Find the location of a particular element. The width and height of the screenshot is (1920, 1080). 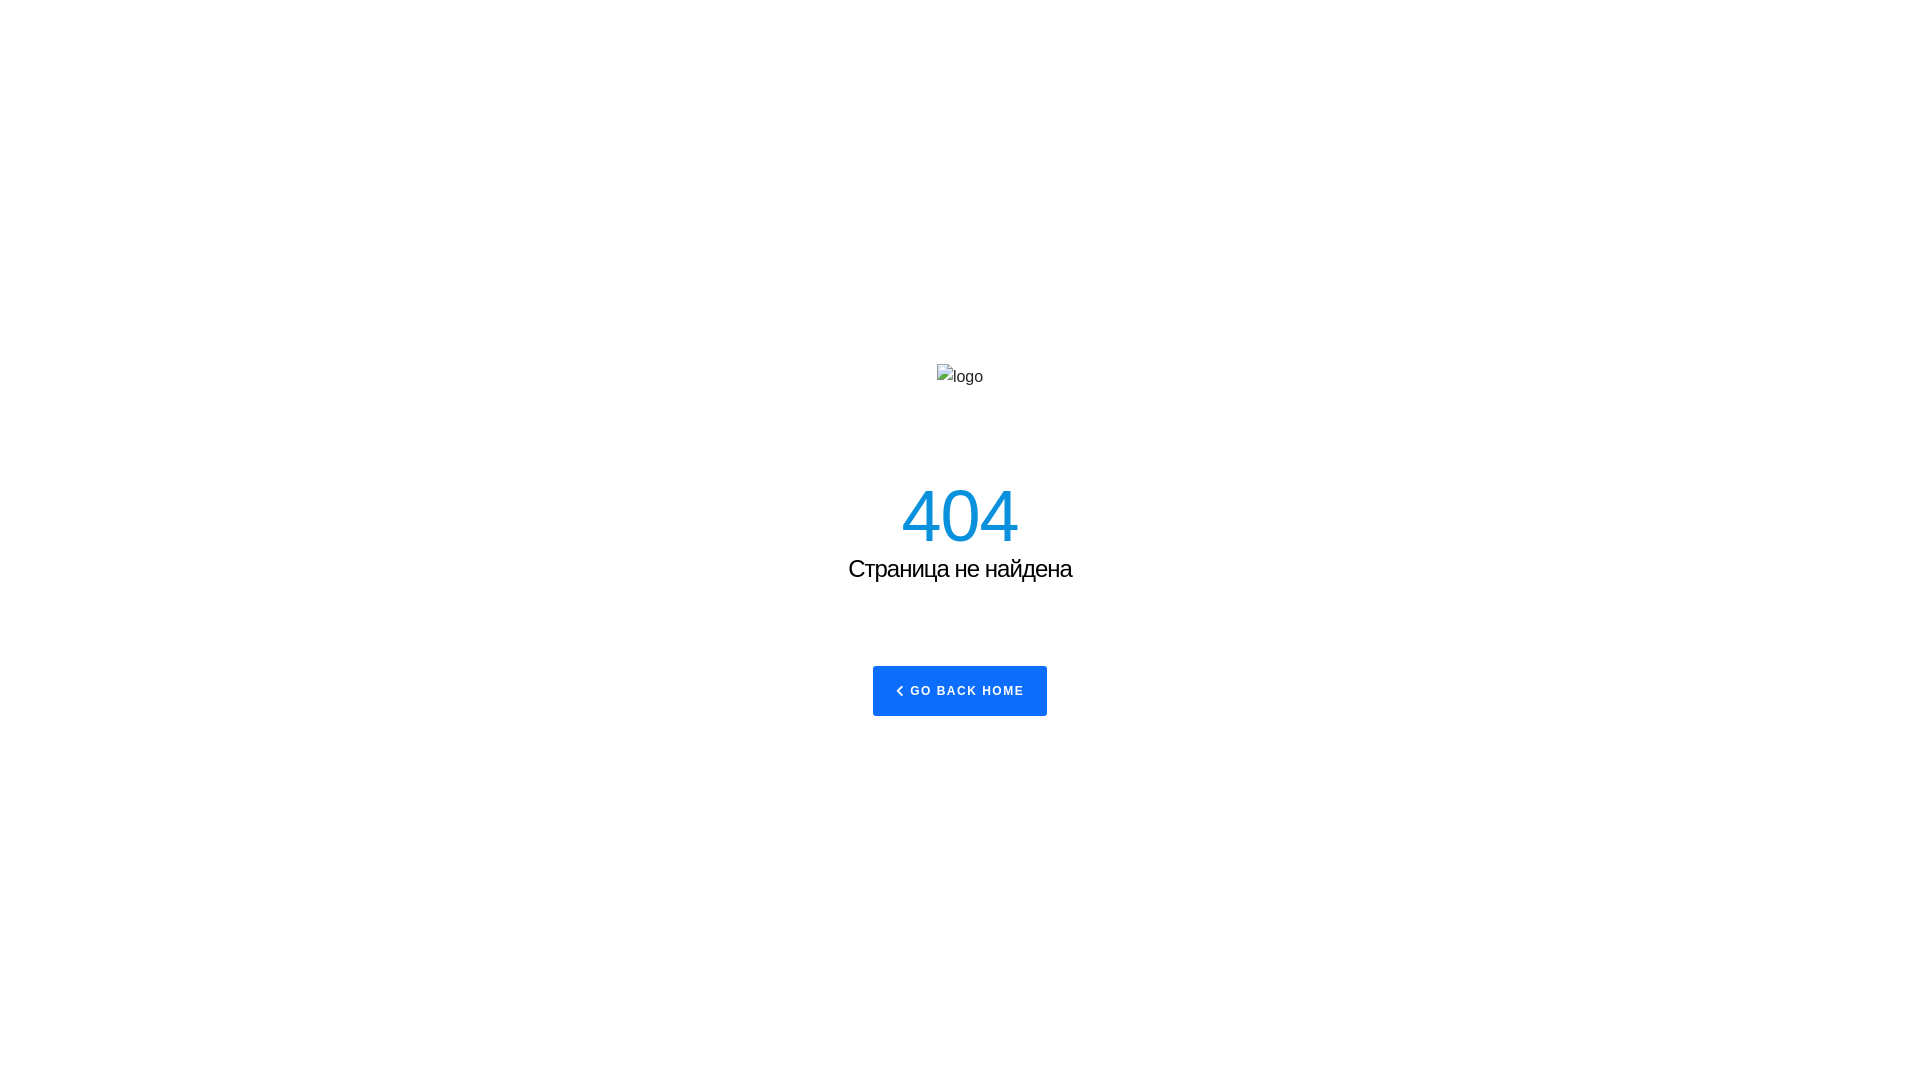

'GO BACK HOME' is located at coordinates (873, 689).